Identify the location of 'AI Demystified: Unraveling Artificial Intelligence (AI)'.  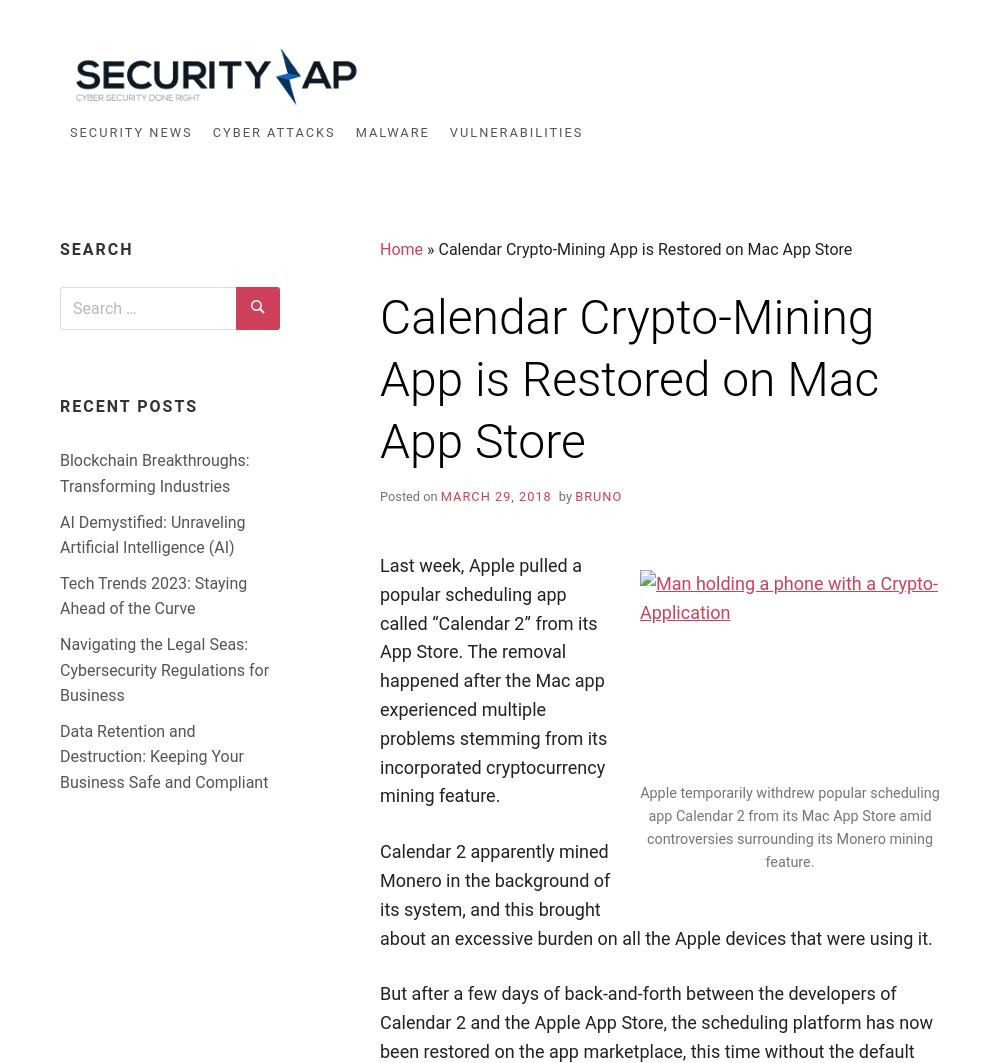
(152, 533).